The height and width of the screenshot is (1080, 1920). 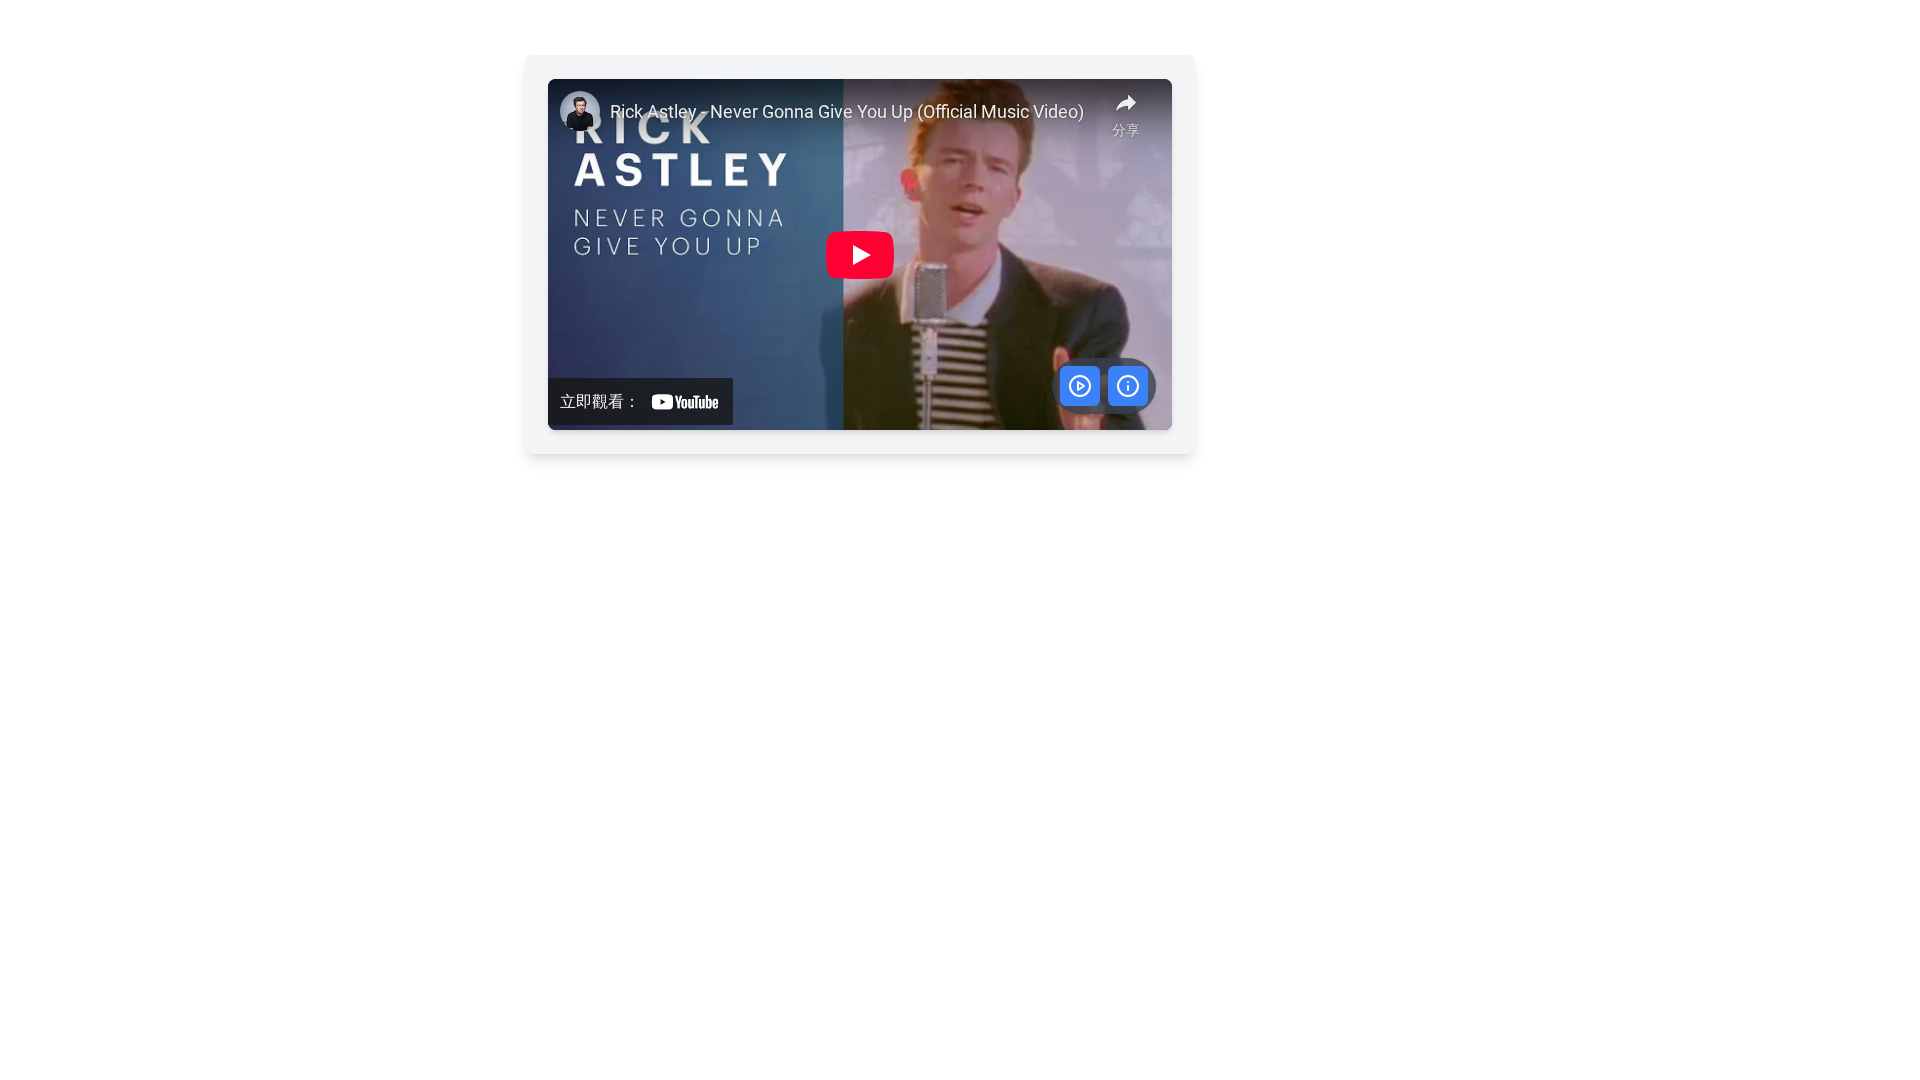 I want to click on the leftmost circular button in the bottom-right corner of the video preview section, so click(x=1078, y=385).